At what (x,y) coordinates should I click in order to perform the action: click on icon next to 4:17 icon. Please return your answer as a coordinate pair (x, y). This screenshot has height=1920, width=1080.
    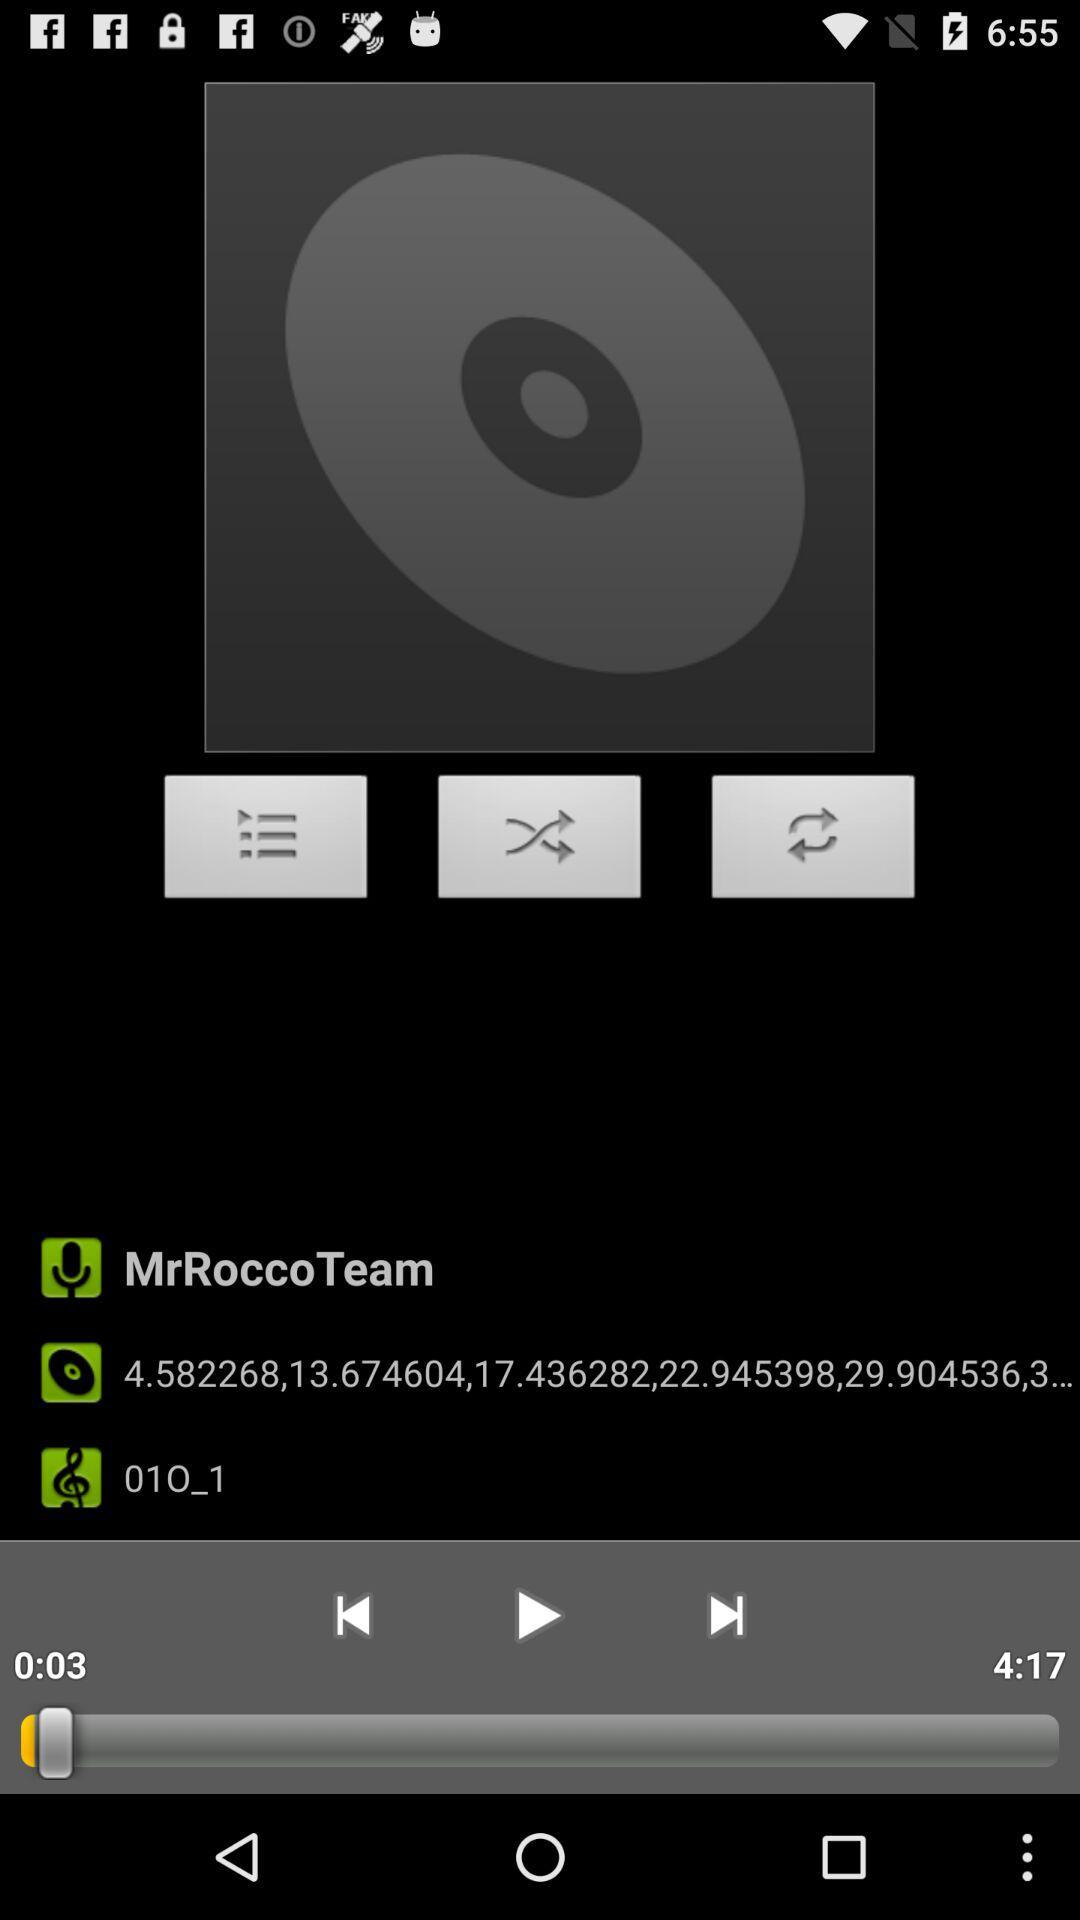
    Looking at the image, I should click on (726, 1615).